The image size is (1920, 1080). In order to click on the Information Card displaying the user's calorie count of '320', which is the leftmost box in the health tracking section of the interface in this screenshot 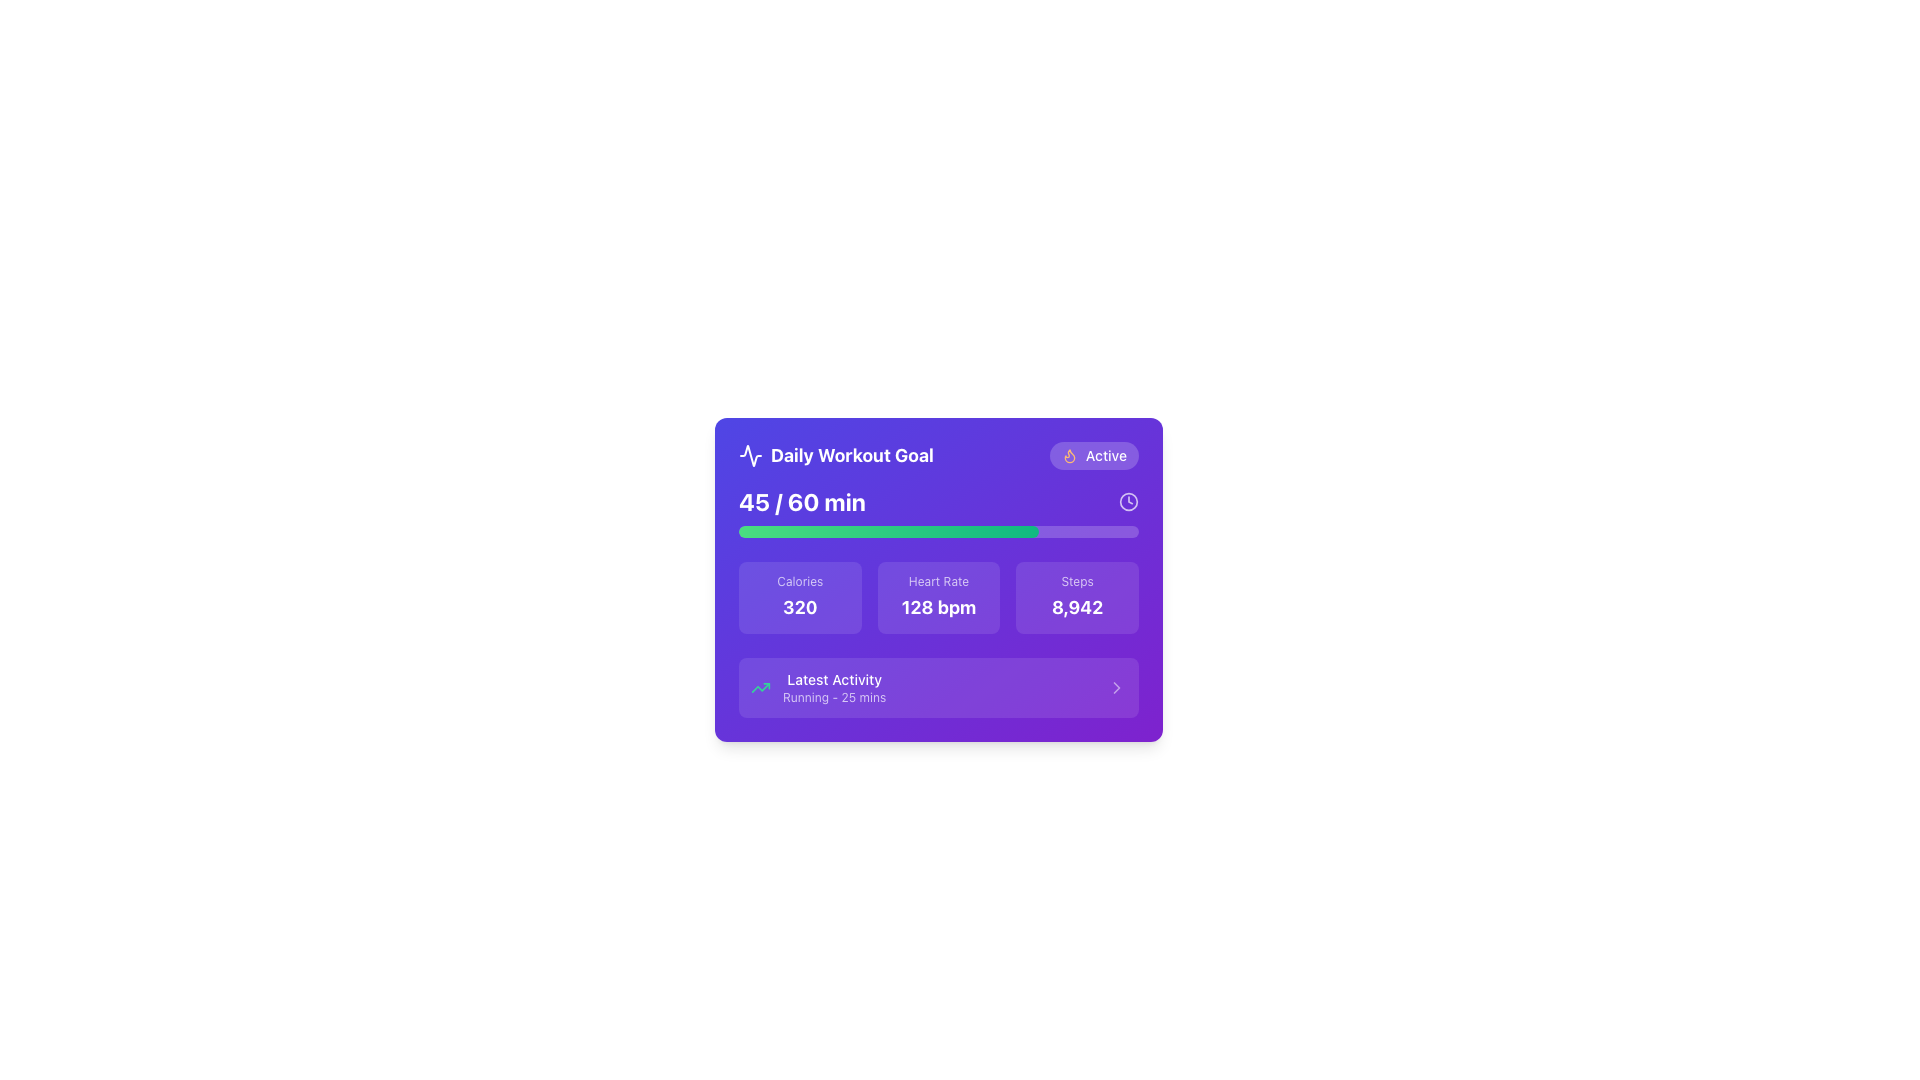, I will do `click(800, 596)`.